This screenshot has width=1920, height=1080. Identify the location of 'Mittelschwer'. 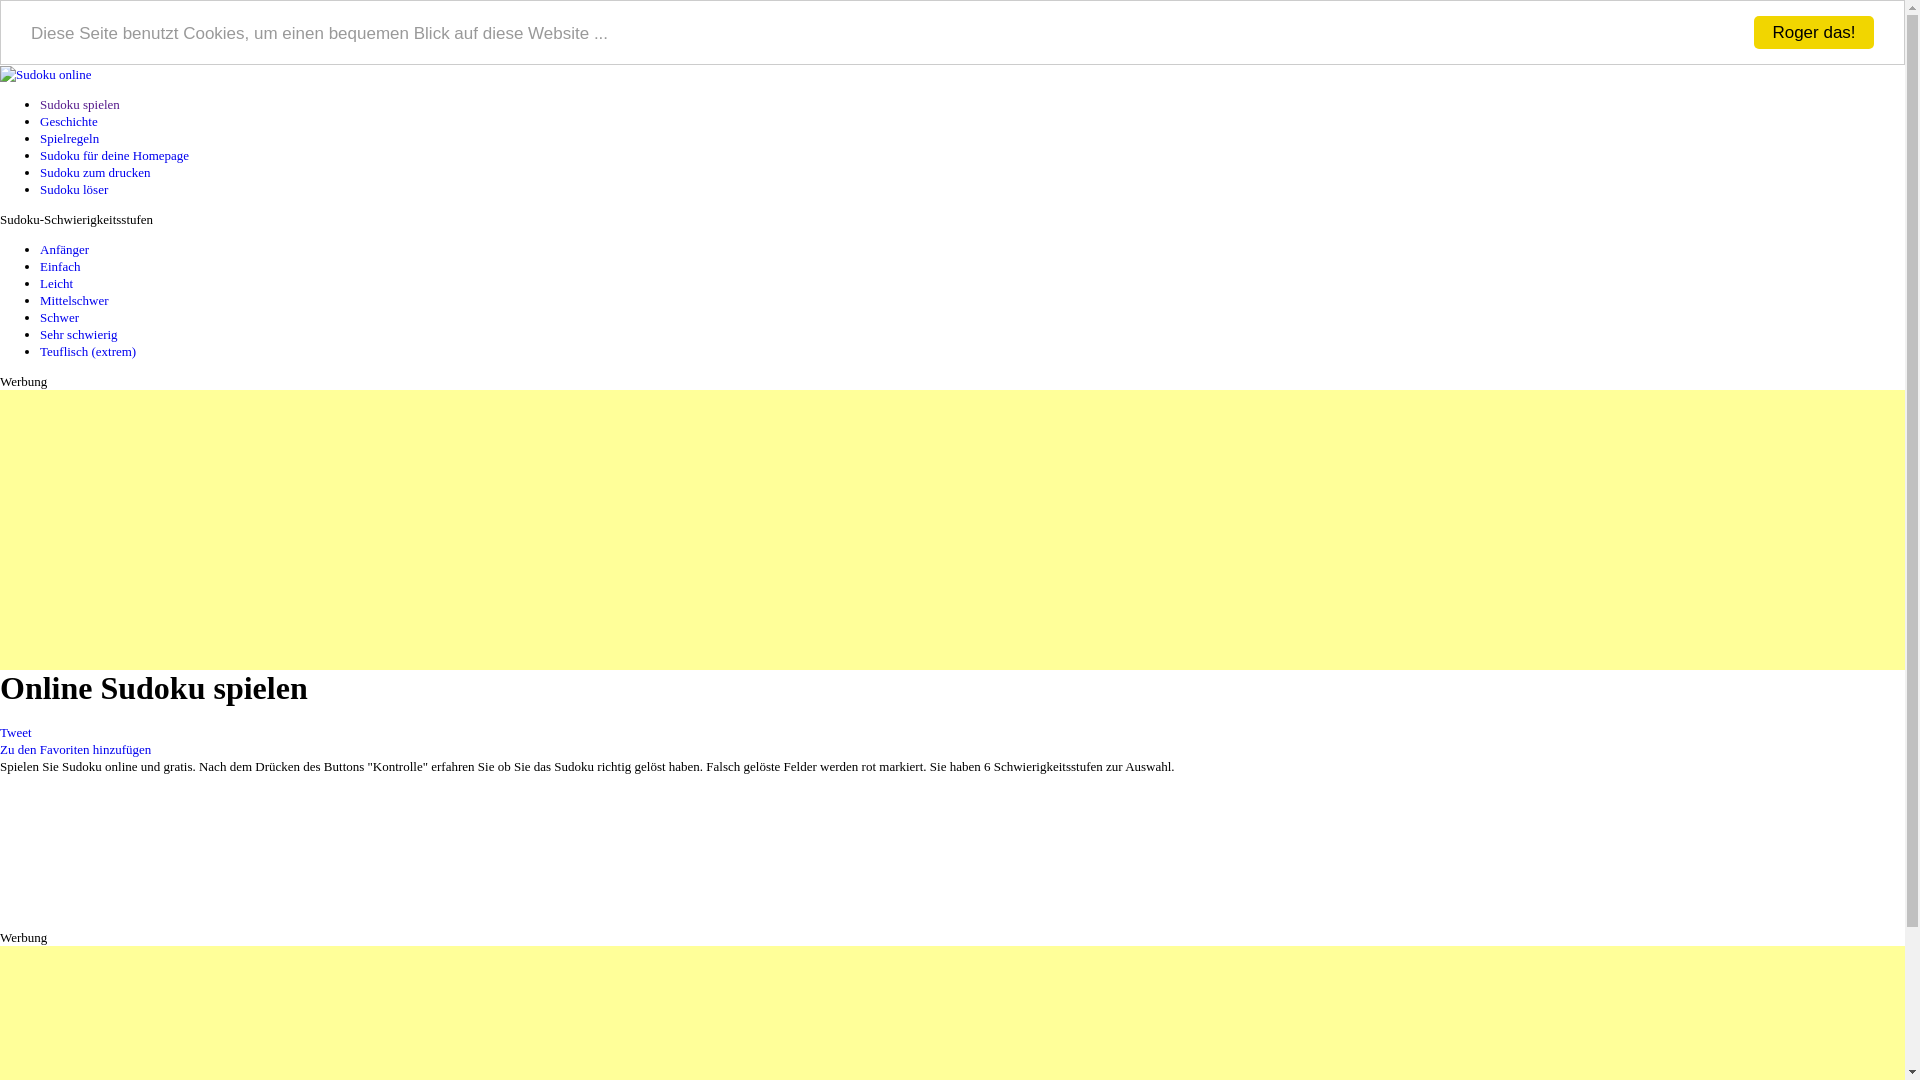
(74, 300).